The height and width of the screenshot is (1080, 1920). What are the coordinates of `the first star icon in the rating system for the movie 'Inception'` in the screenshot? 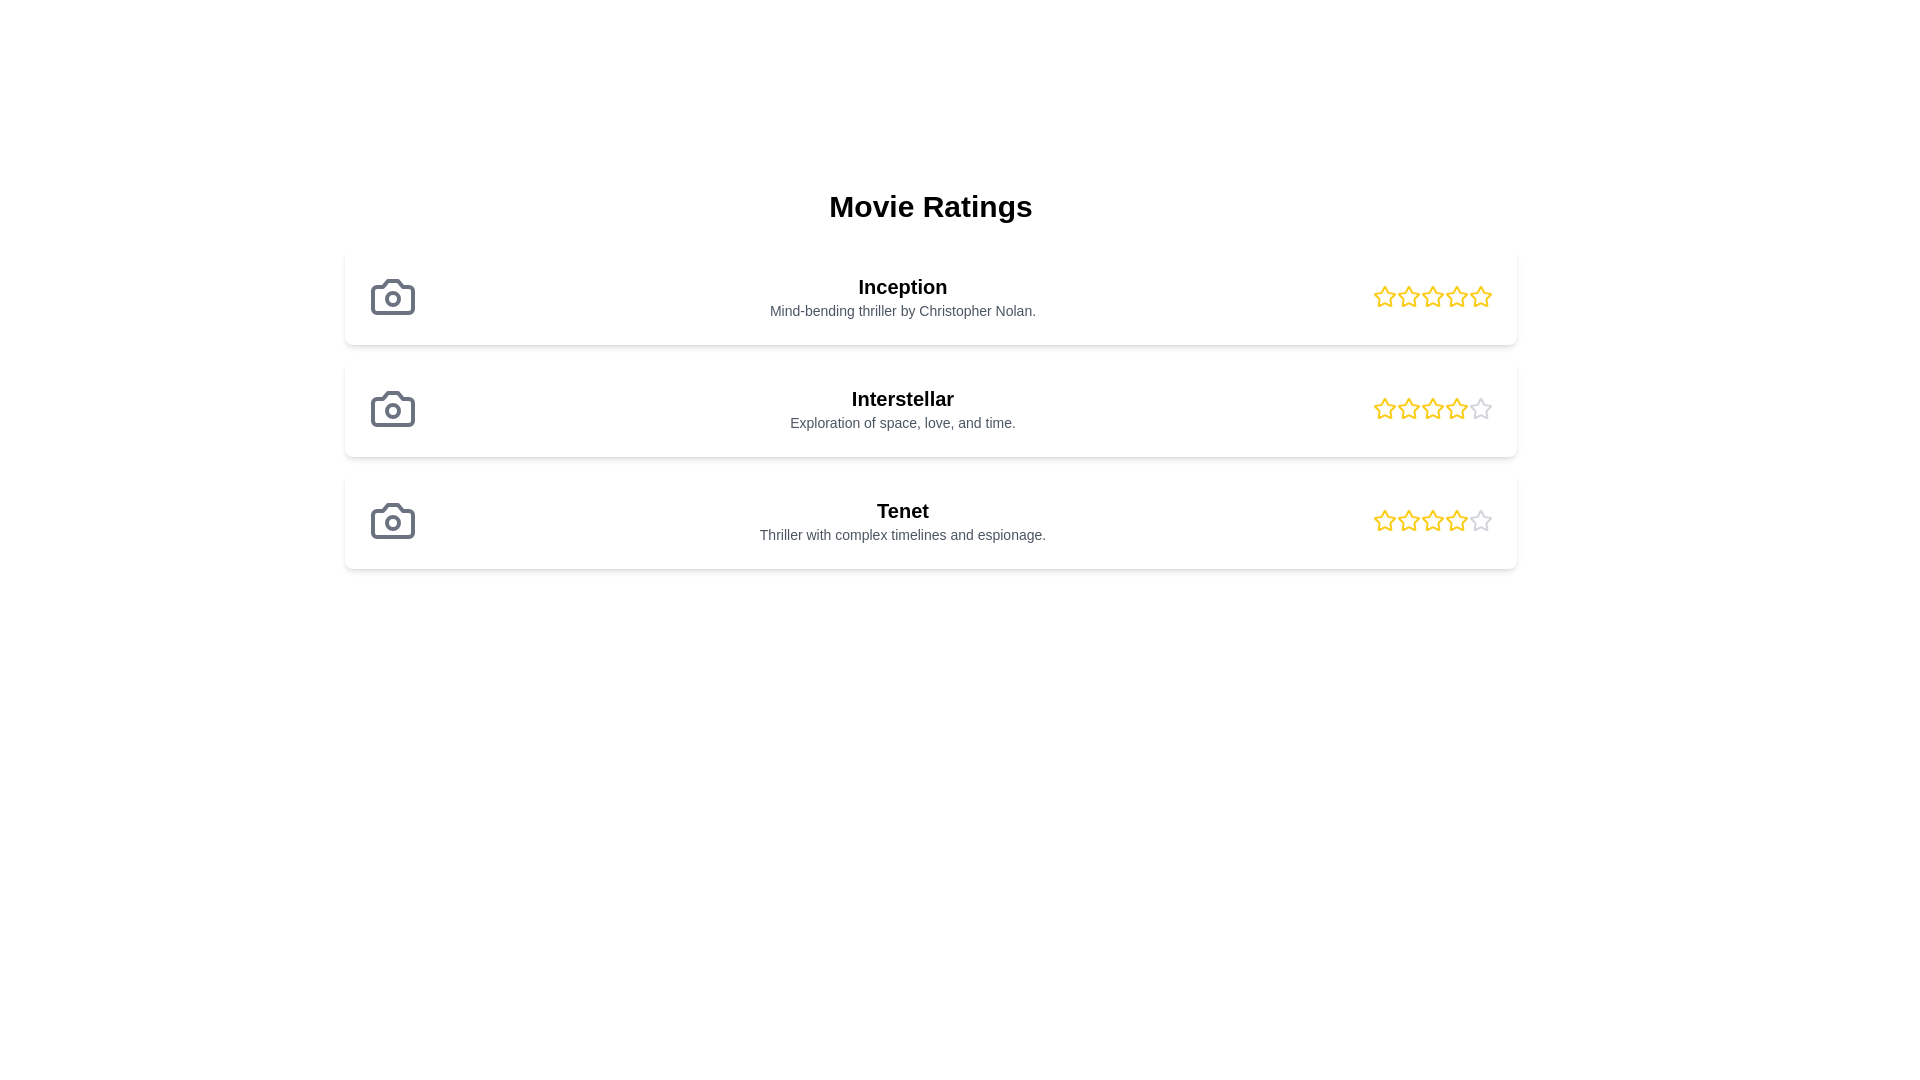 It's located at (1384, 297).